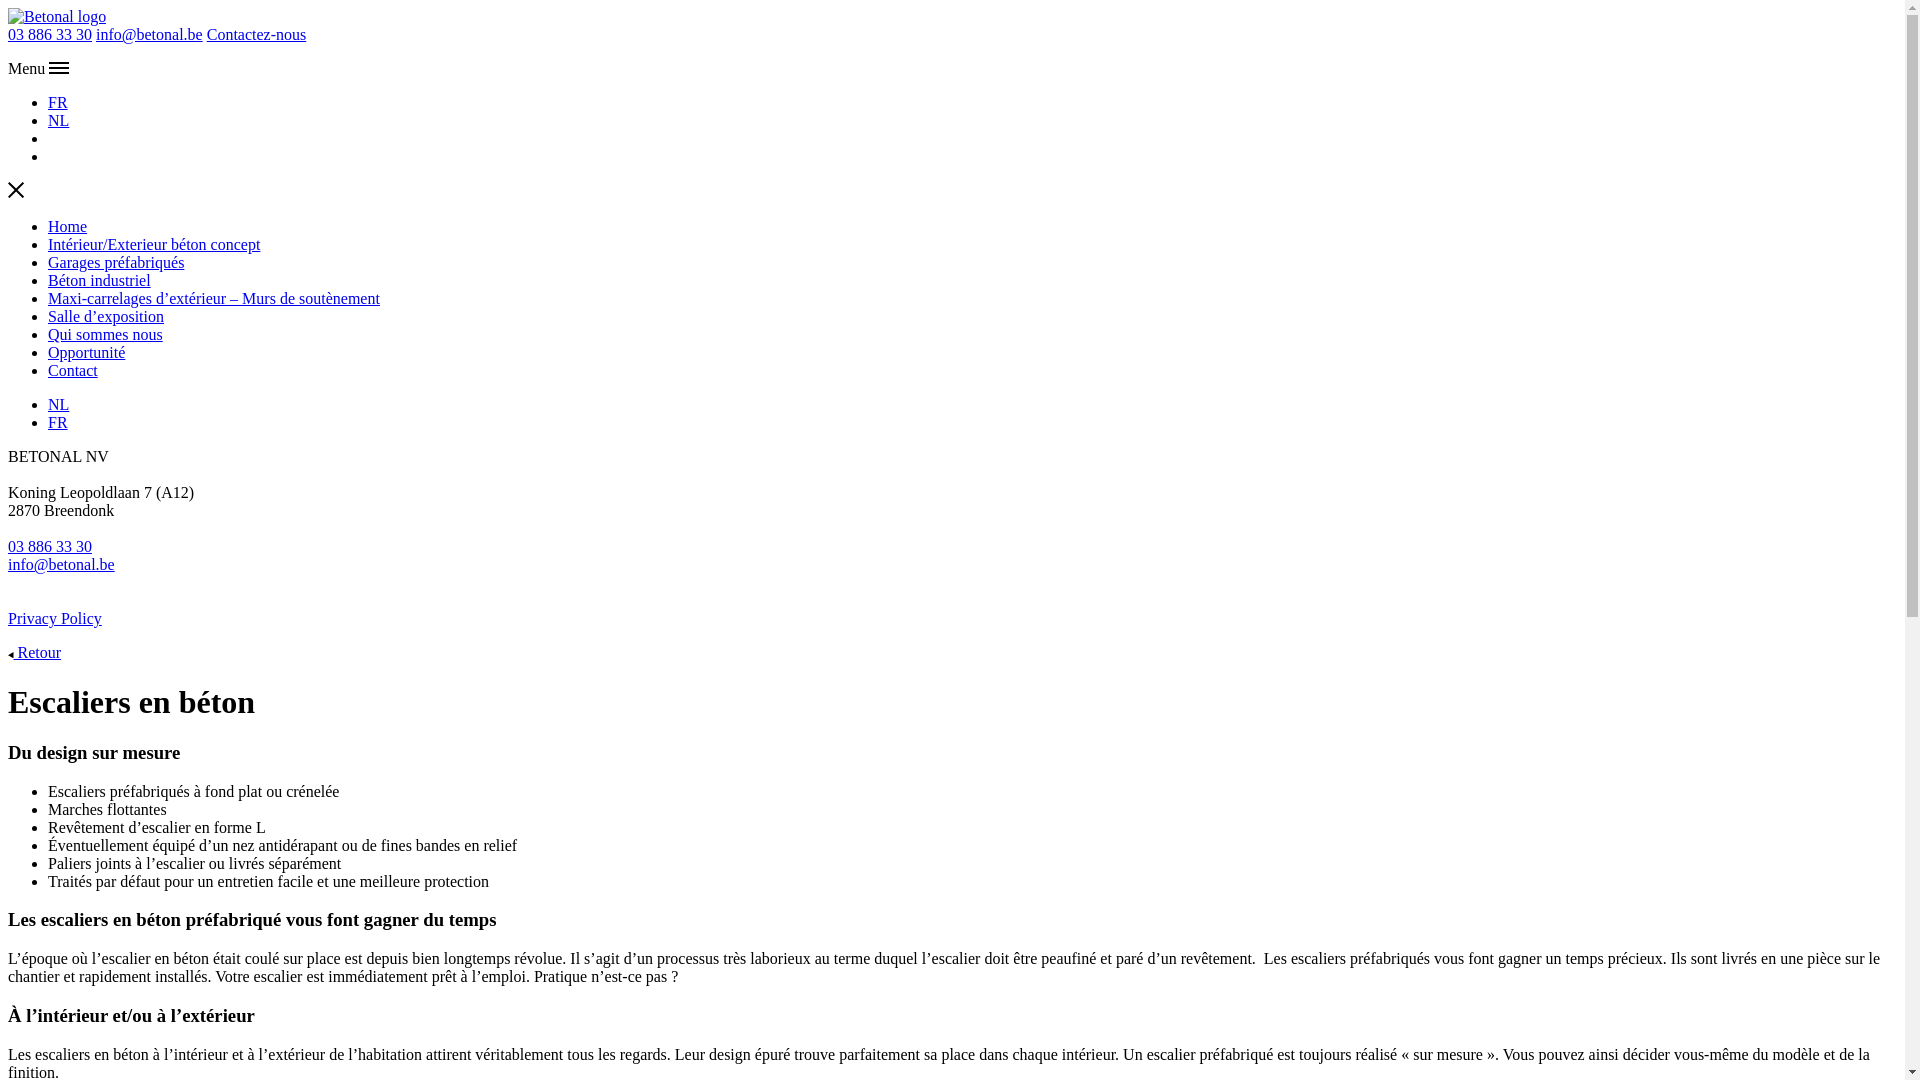 This screenshot has width=1920, height=1080. What do you see at coordinates (54, 617) in the screenshot?
I see `'Privacy Policy'` at bounding box center [54, 617].